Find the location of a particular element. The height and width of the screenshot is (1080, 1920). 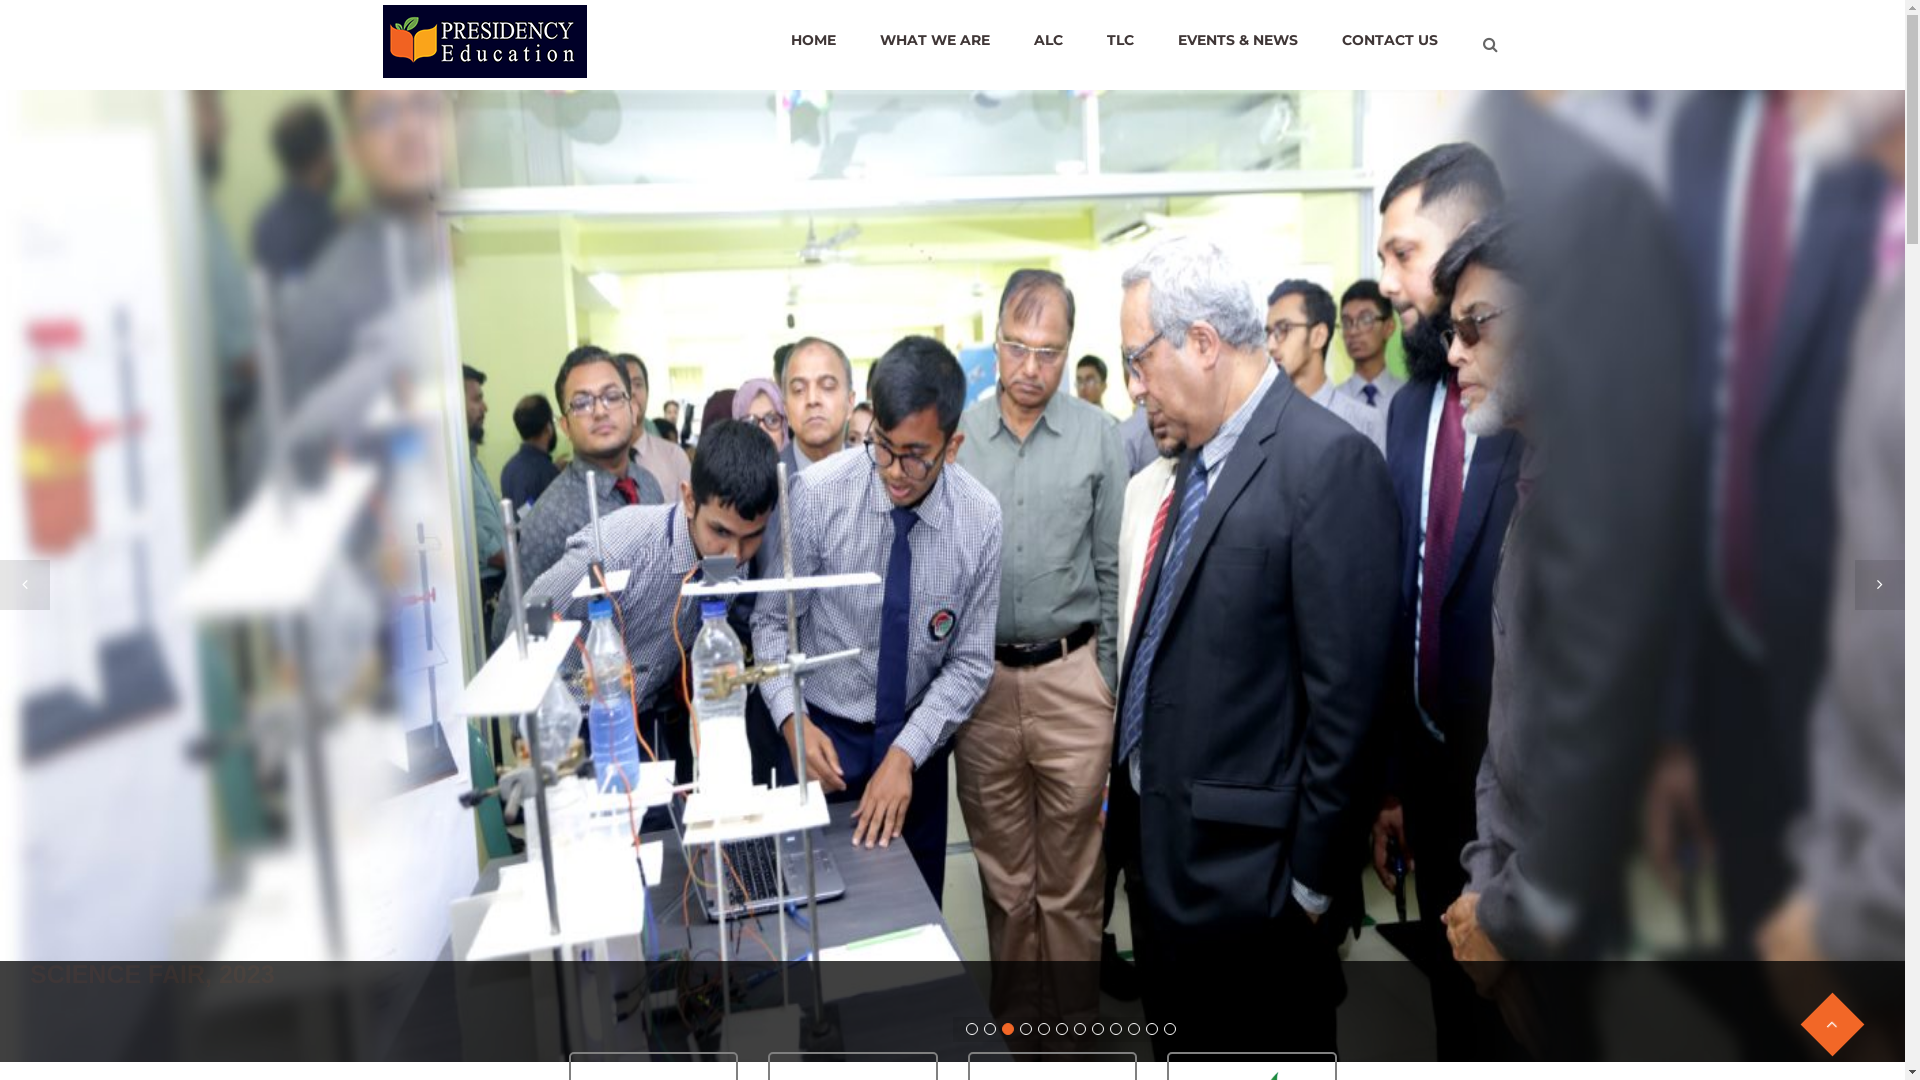

'4' is located at coordinates (1026, 1029).